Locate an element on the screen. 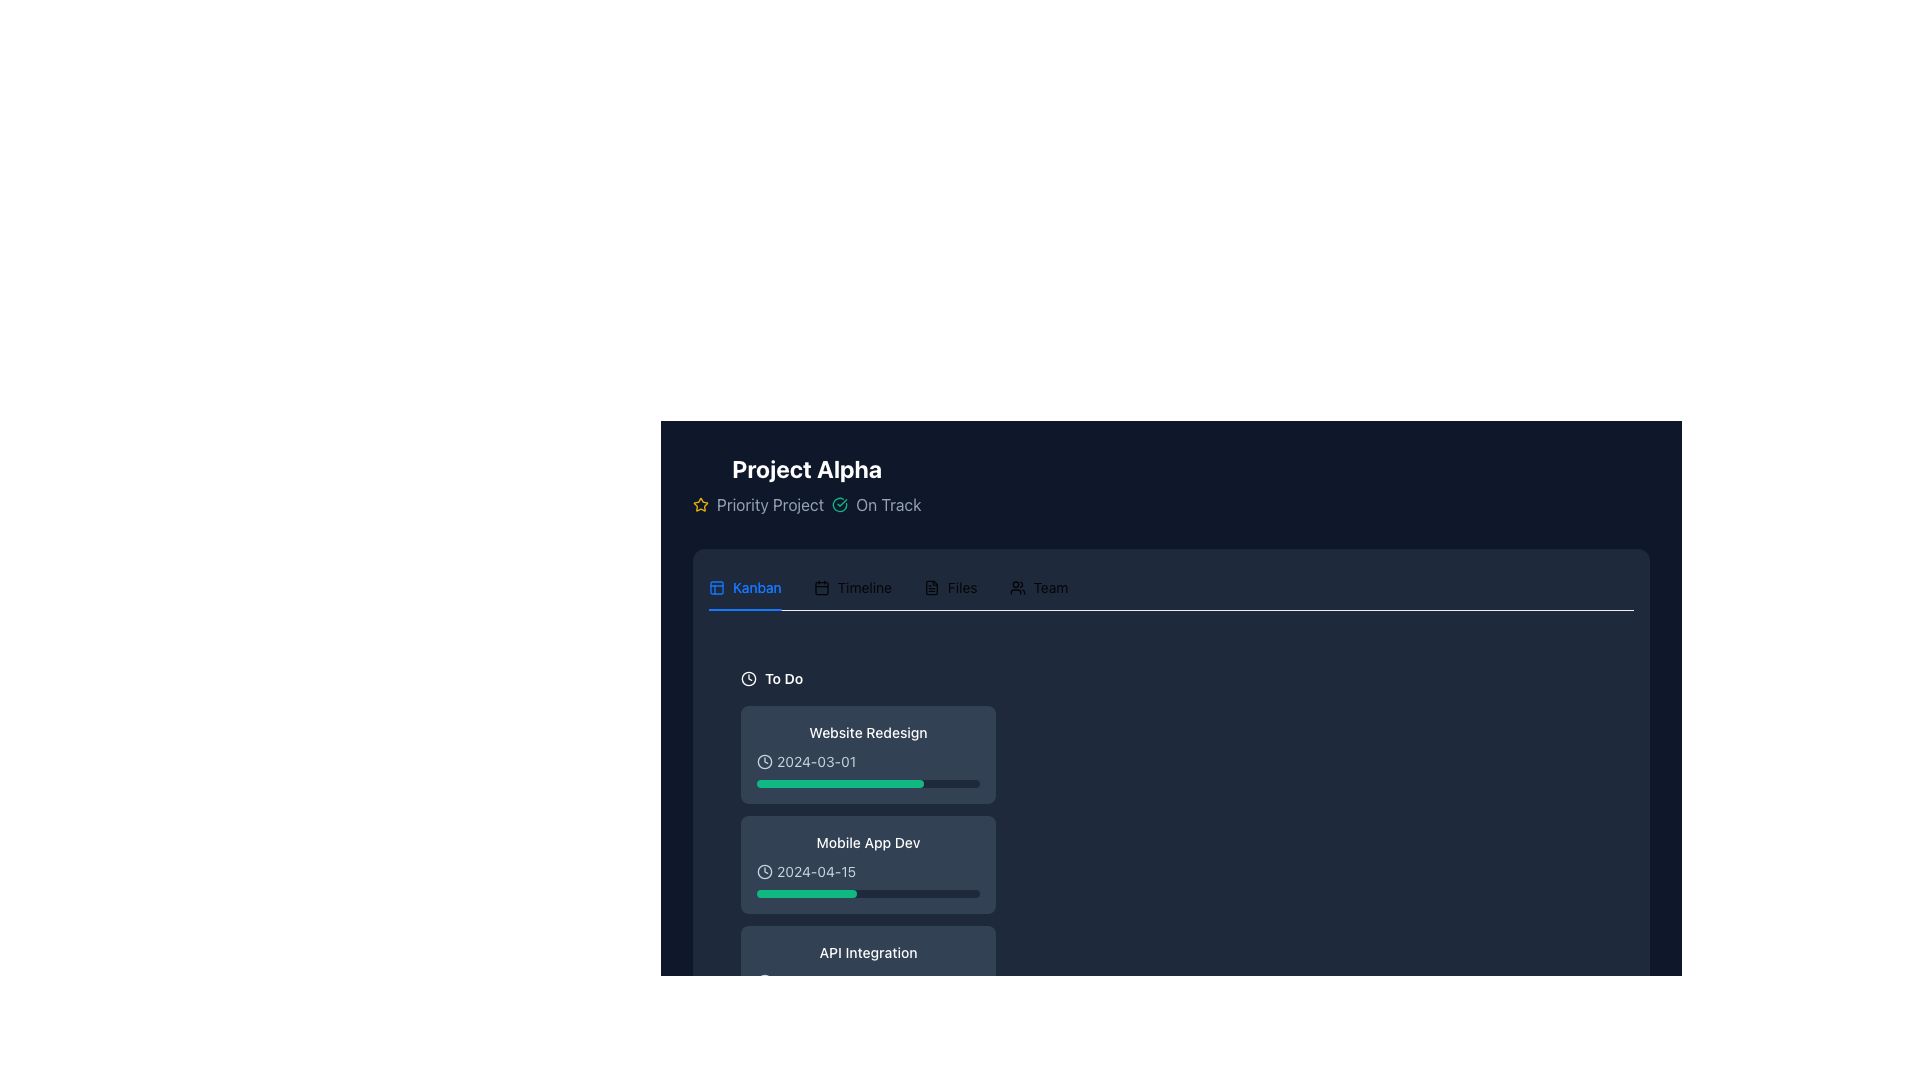 This screenshot has width=1920, height=1080. the small outlined icon resembling a group of people, located to the left of the 'Team' label in the navigation bar under the Project Alpha header is located at coordinates (1017, 586).